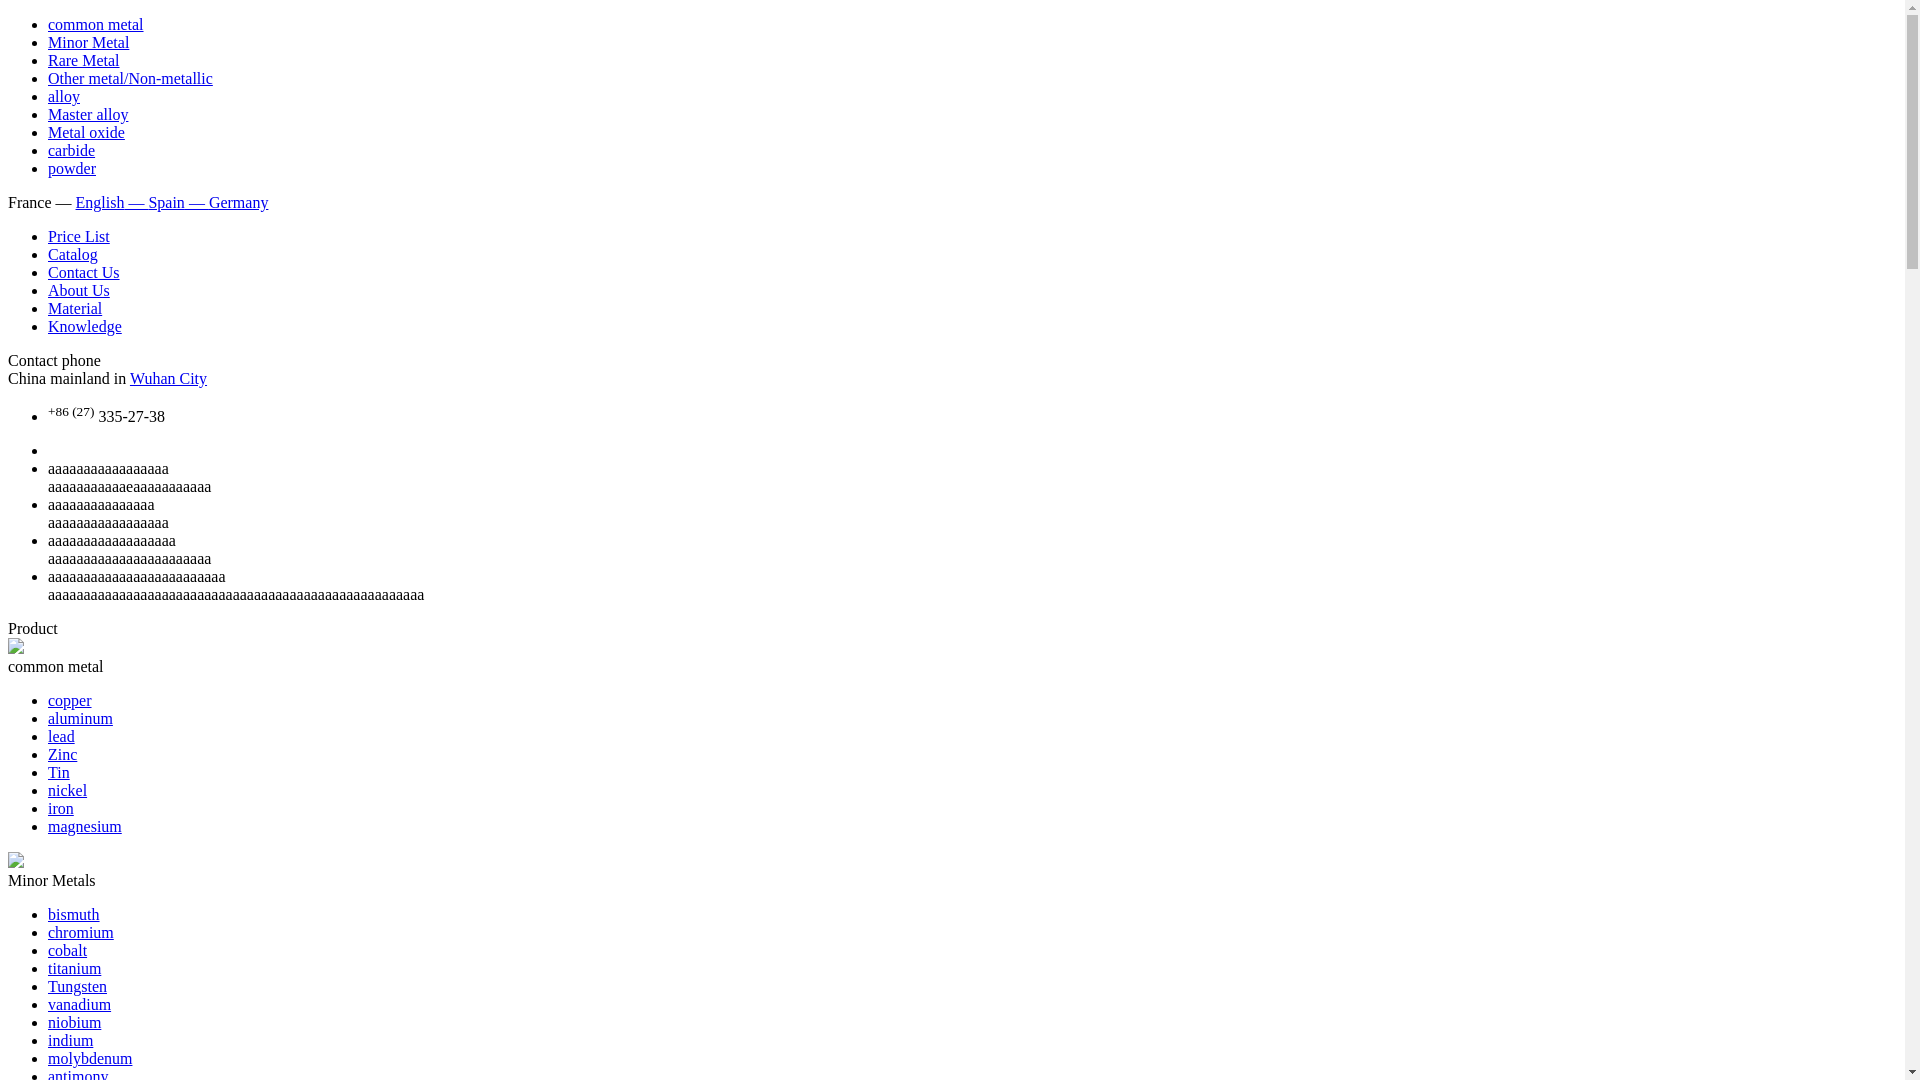 Image resolution: width=1920 pixels, height=1080 pixels. What do you see at coordinates (48, 771) in the screenshot?
I see `'Tin'` at bounding box center [48, 771].